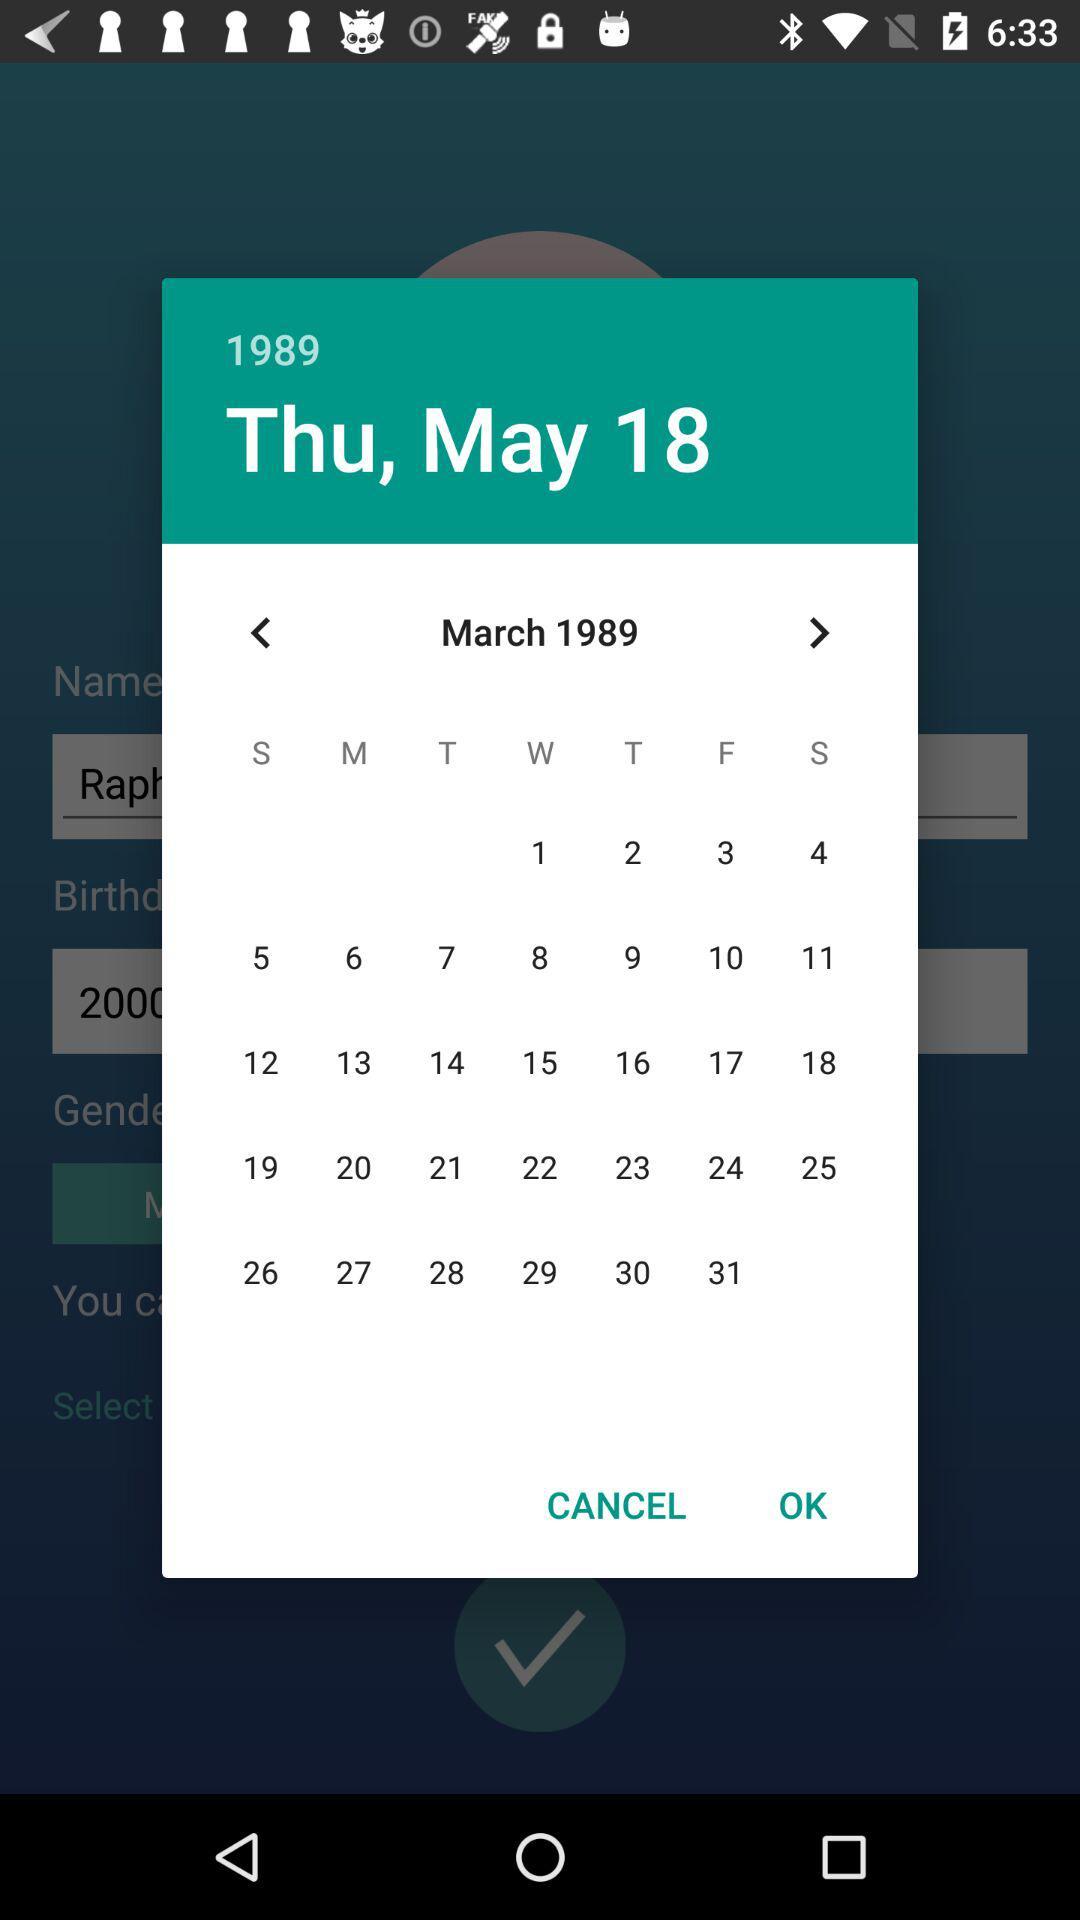  What do you see at coordinates (260, 632) in the screenshot?
I see `the app below thu, may 18 icon` at bounding box center [260, 632].